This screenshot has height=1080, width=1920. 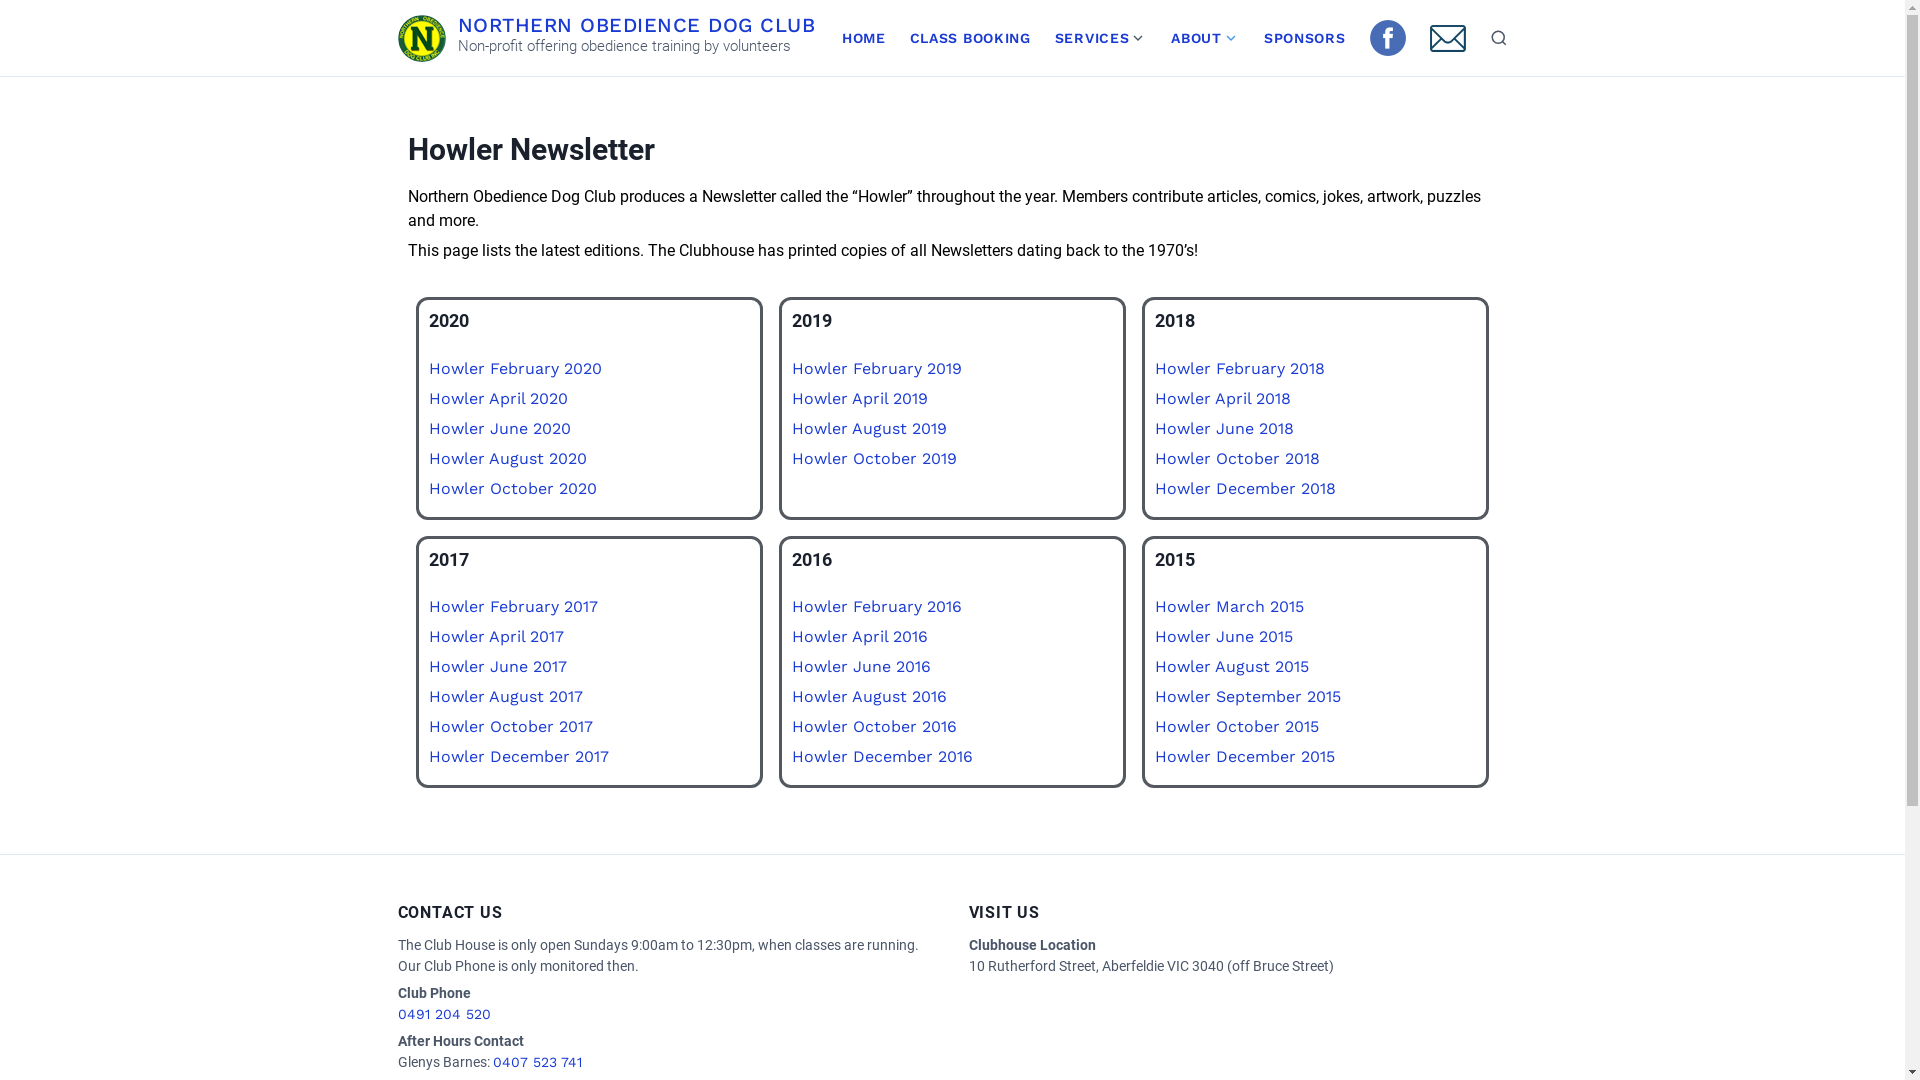 What do you see at coordinates (1236, 457) in the screenshot?
I see `'Howler October 2018'` at bounding box center [1236, 457].